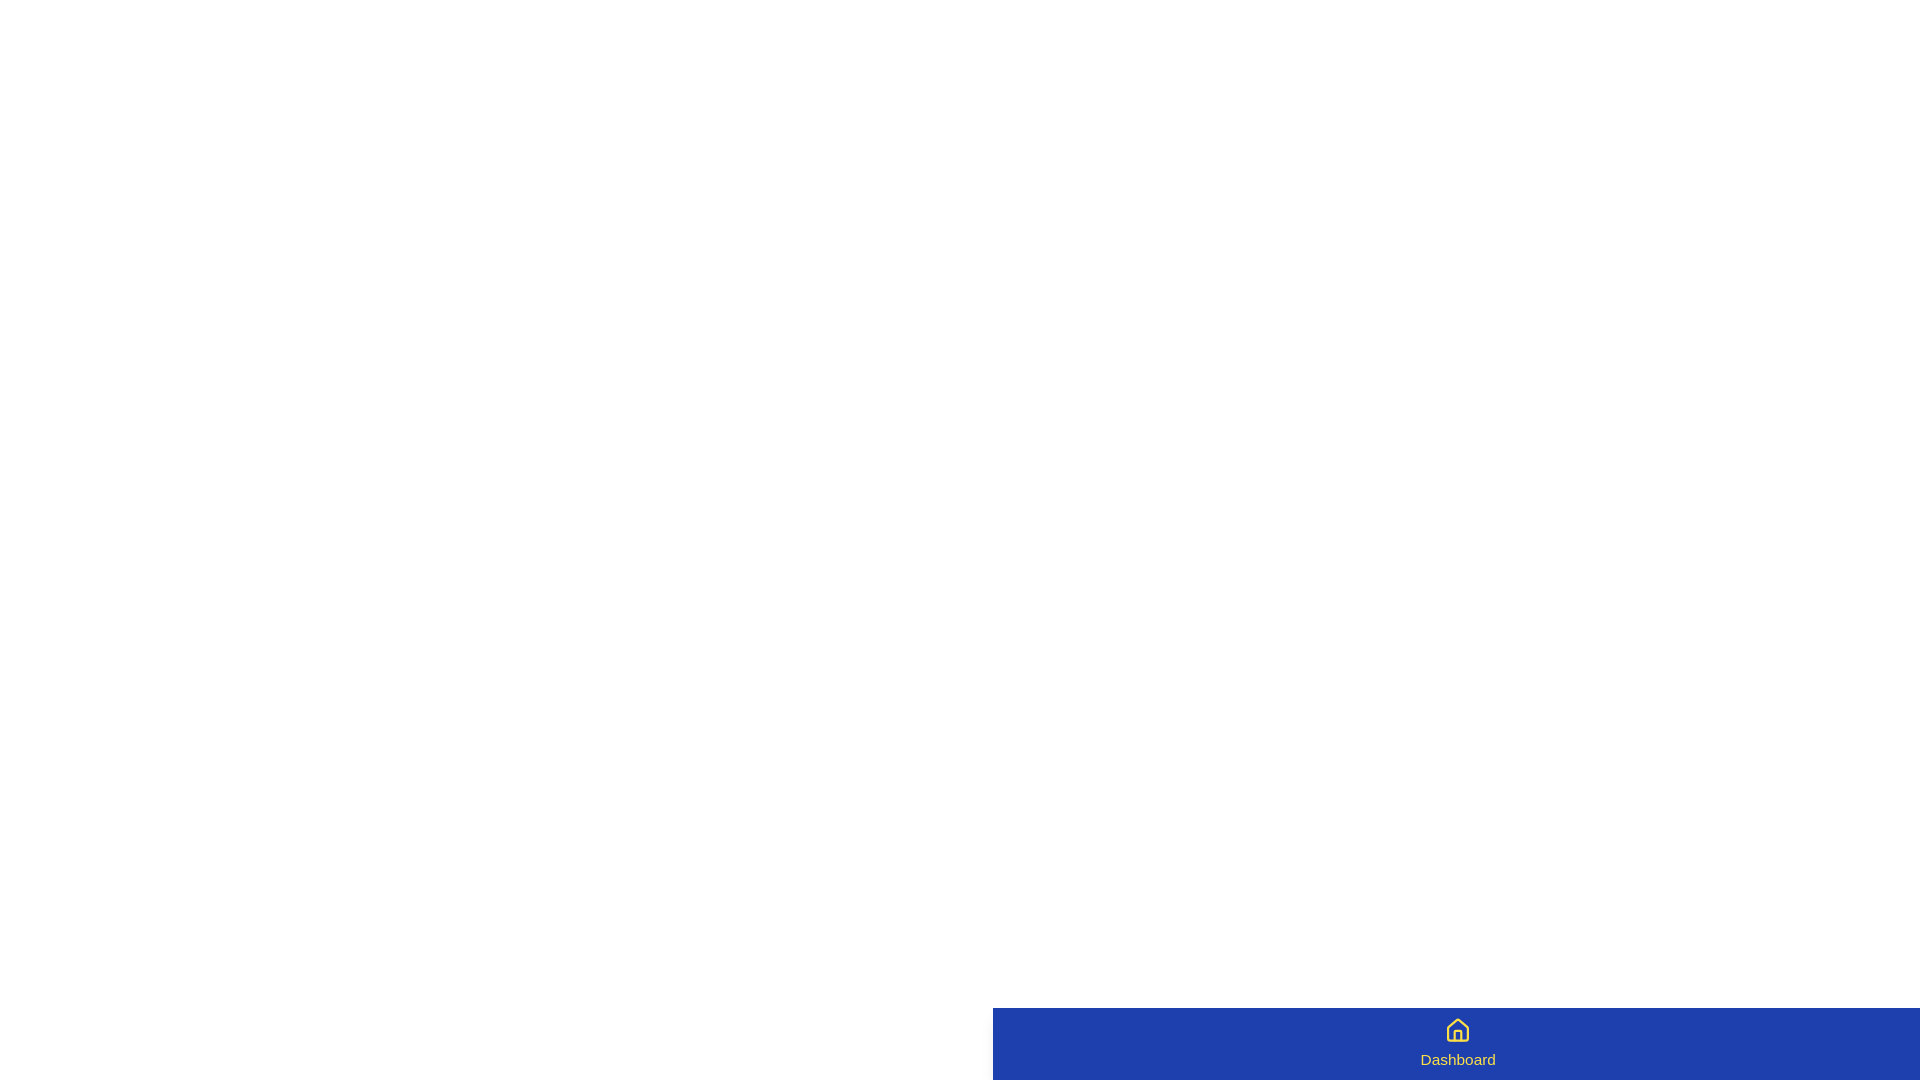  What do you see at coordinates (1458, 1043) in the screenshot?
I see `the tab labeled Dashboard` at bounding box center [1458, 1043].